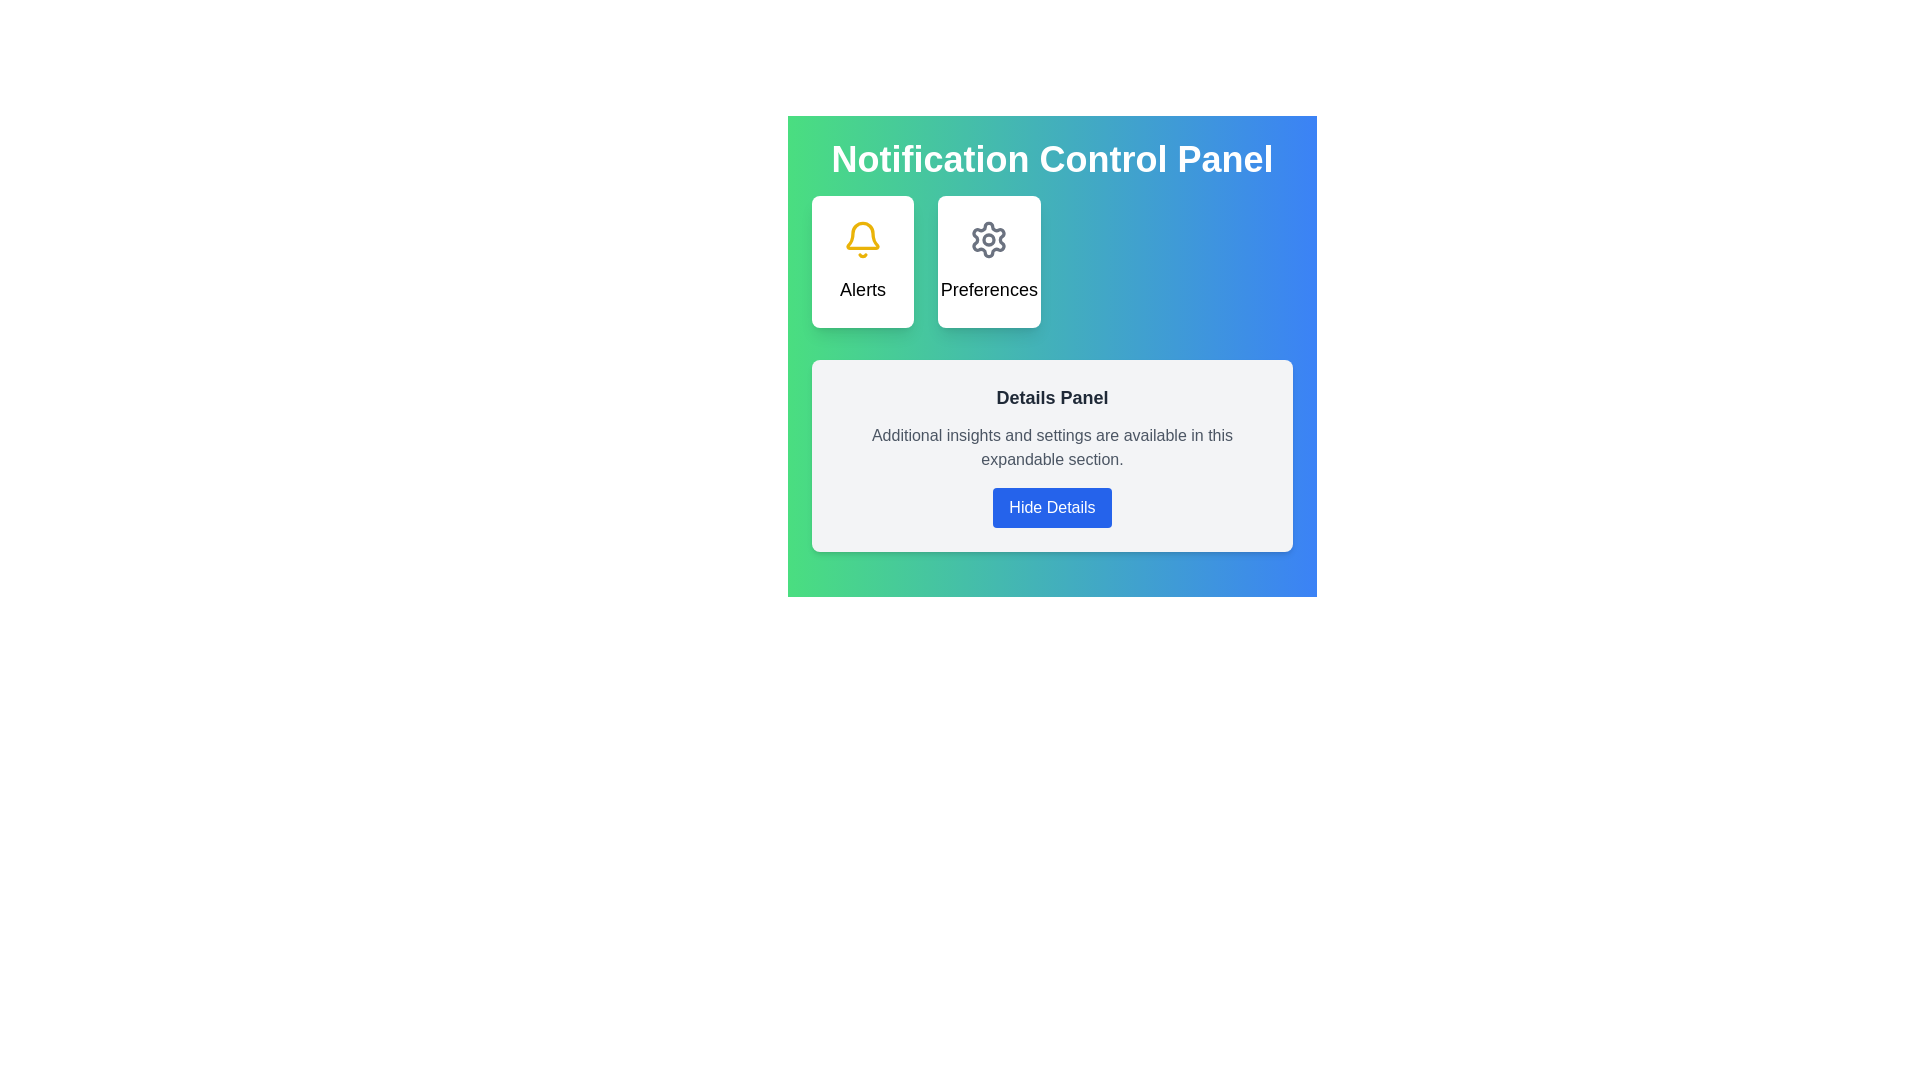  I want to click on descriptive text within the composite component located below the 'Alerts' and 'Preferences' cards, which contains a 'Hide Details' button to collapse the panel, so click(1051, 455).